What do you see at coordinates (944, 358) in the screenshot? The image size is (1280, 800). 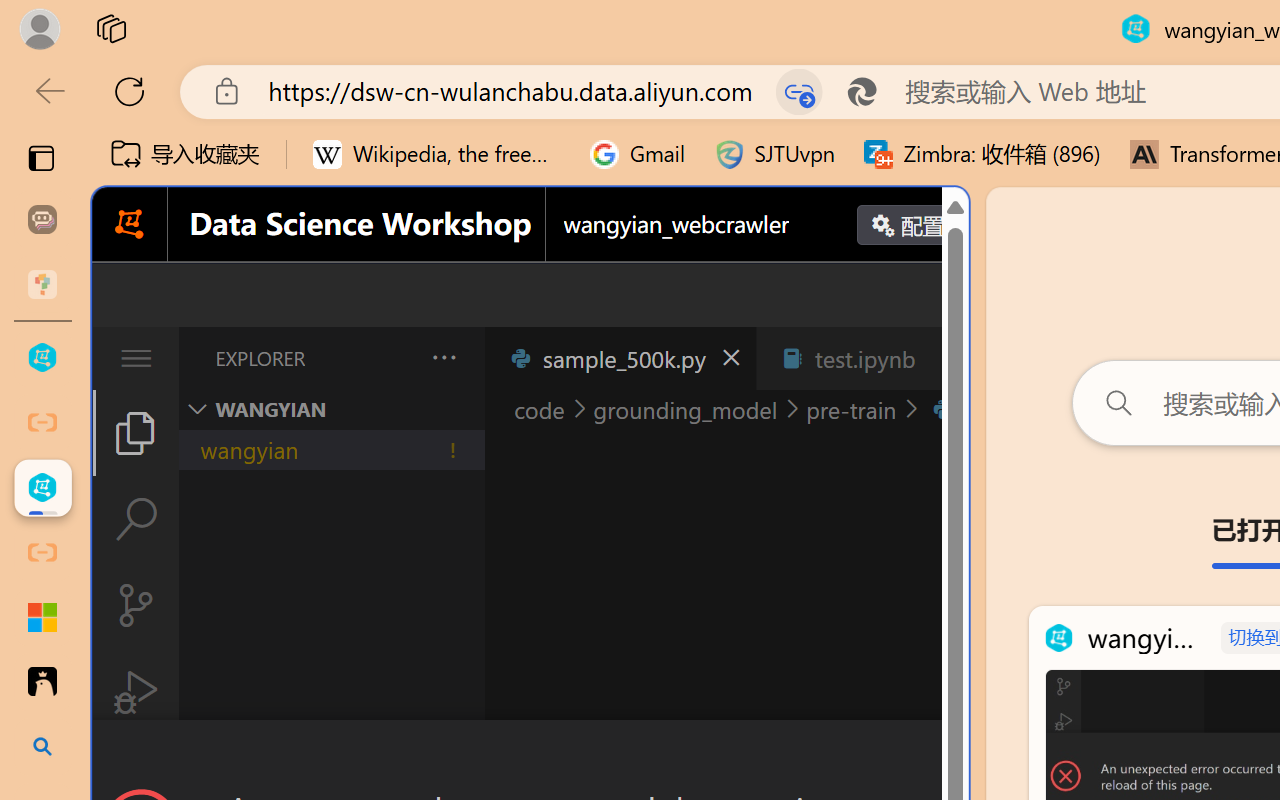 I see `'Tab actions'` at bounding box center [944, 358].